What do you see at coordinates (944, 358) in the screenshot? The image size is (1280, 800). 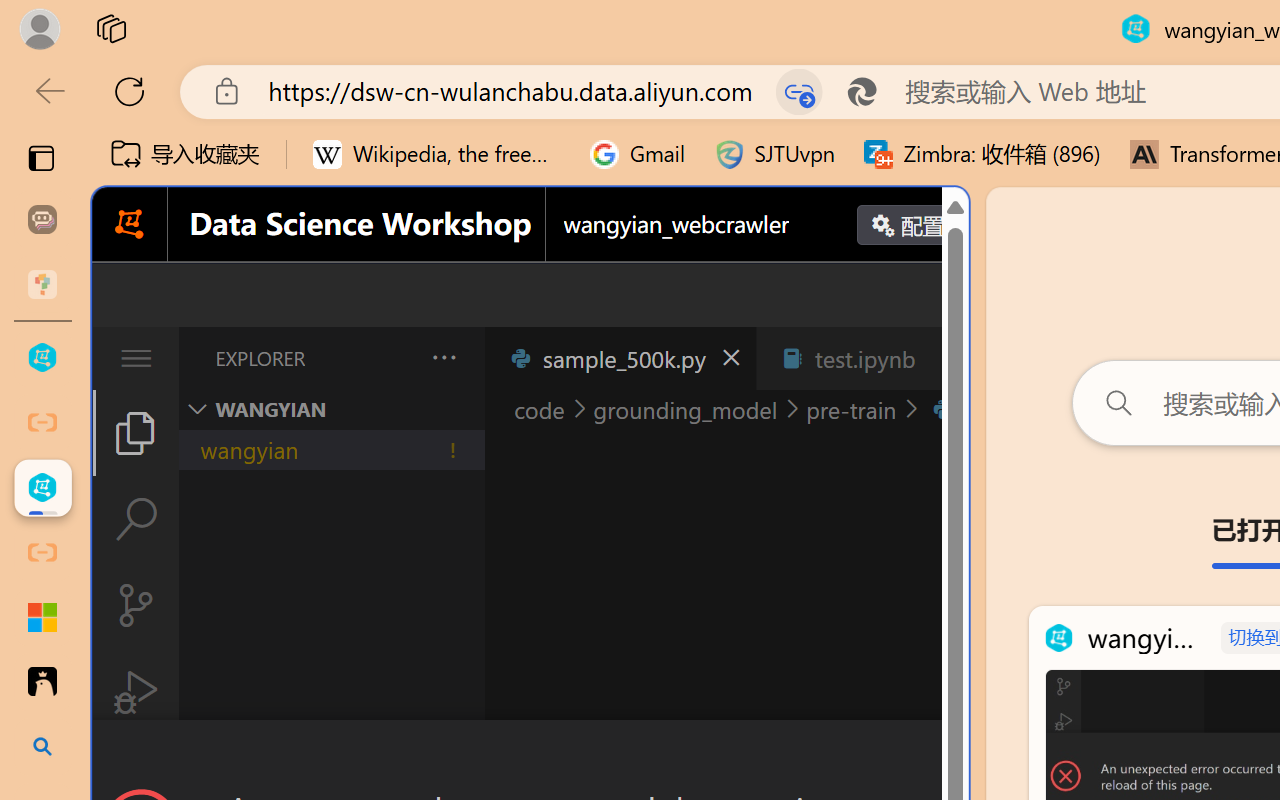 I see `'Tab actions'` at bounding box center [944, 358].